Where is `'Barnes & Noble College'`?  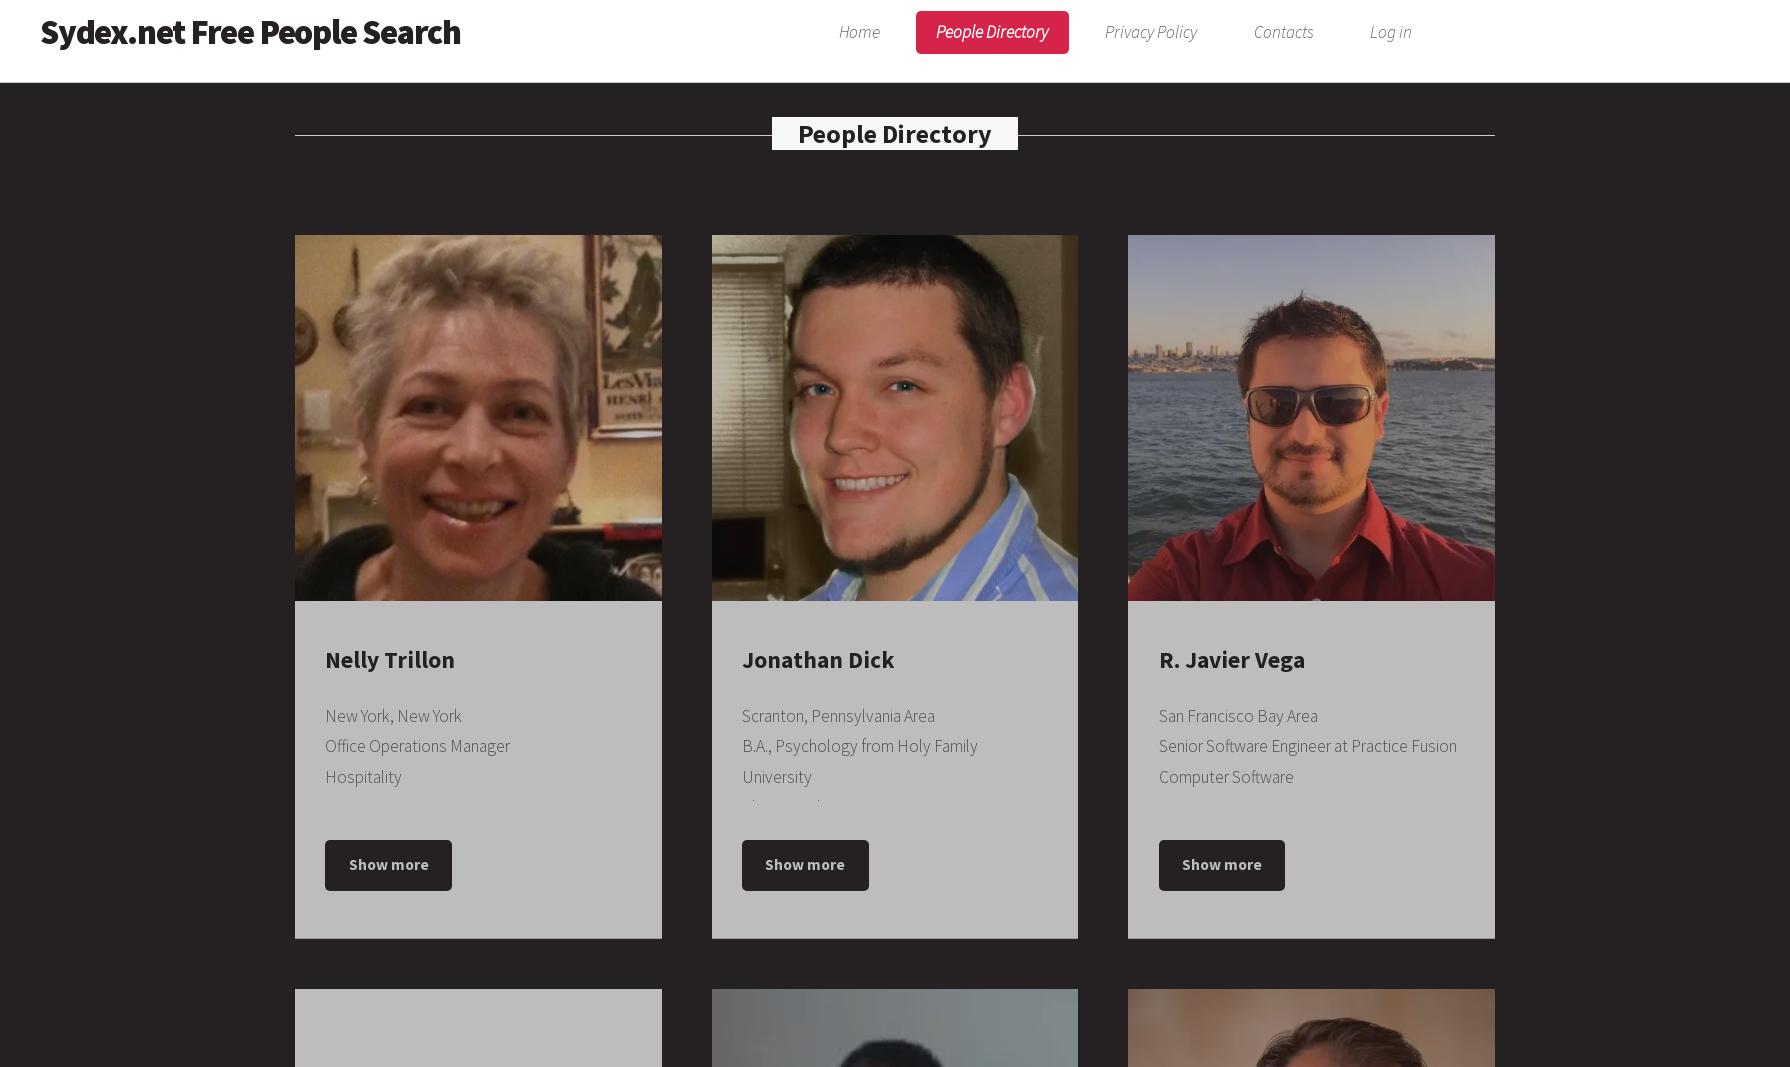
'Barnes & Noble College' is located at coordinates (827, 1018).